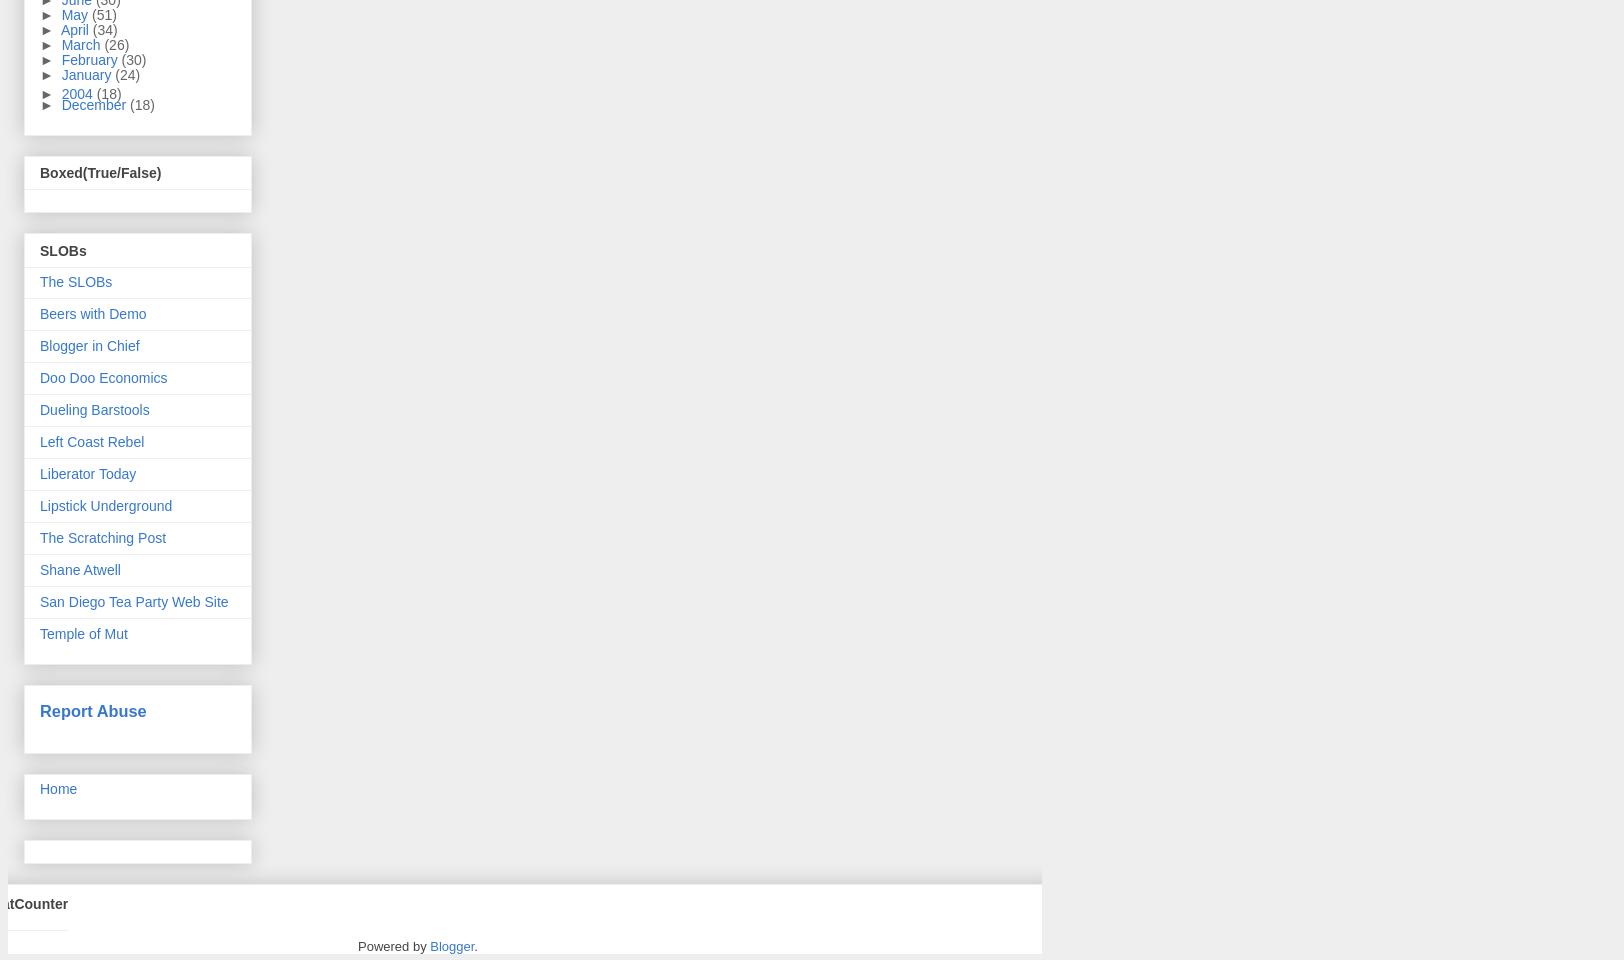  I want to click on '(30)', so click(133, 59).